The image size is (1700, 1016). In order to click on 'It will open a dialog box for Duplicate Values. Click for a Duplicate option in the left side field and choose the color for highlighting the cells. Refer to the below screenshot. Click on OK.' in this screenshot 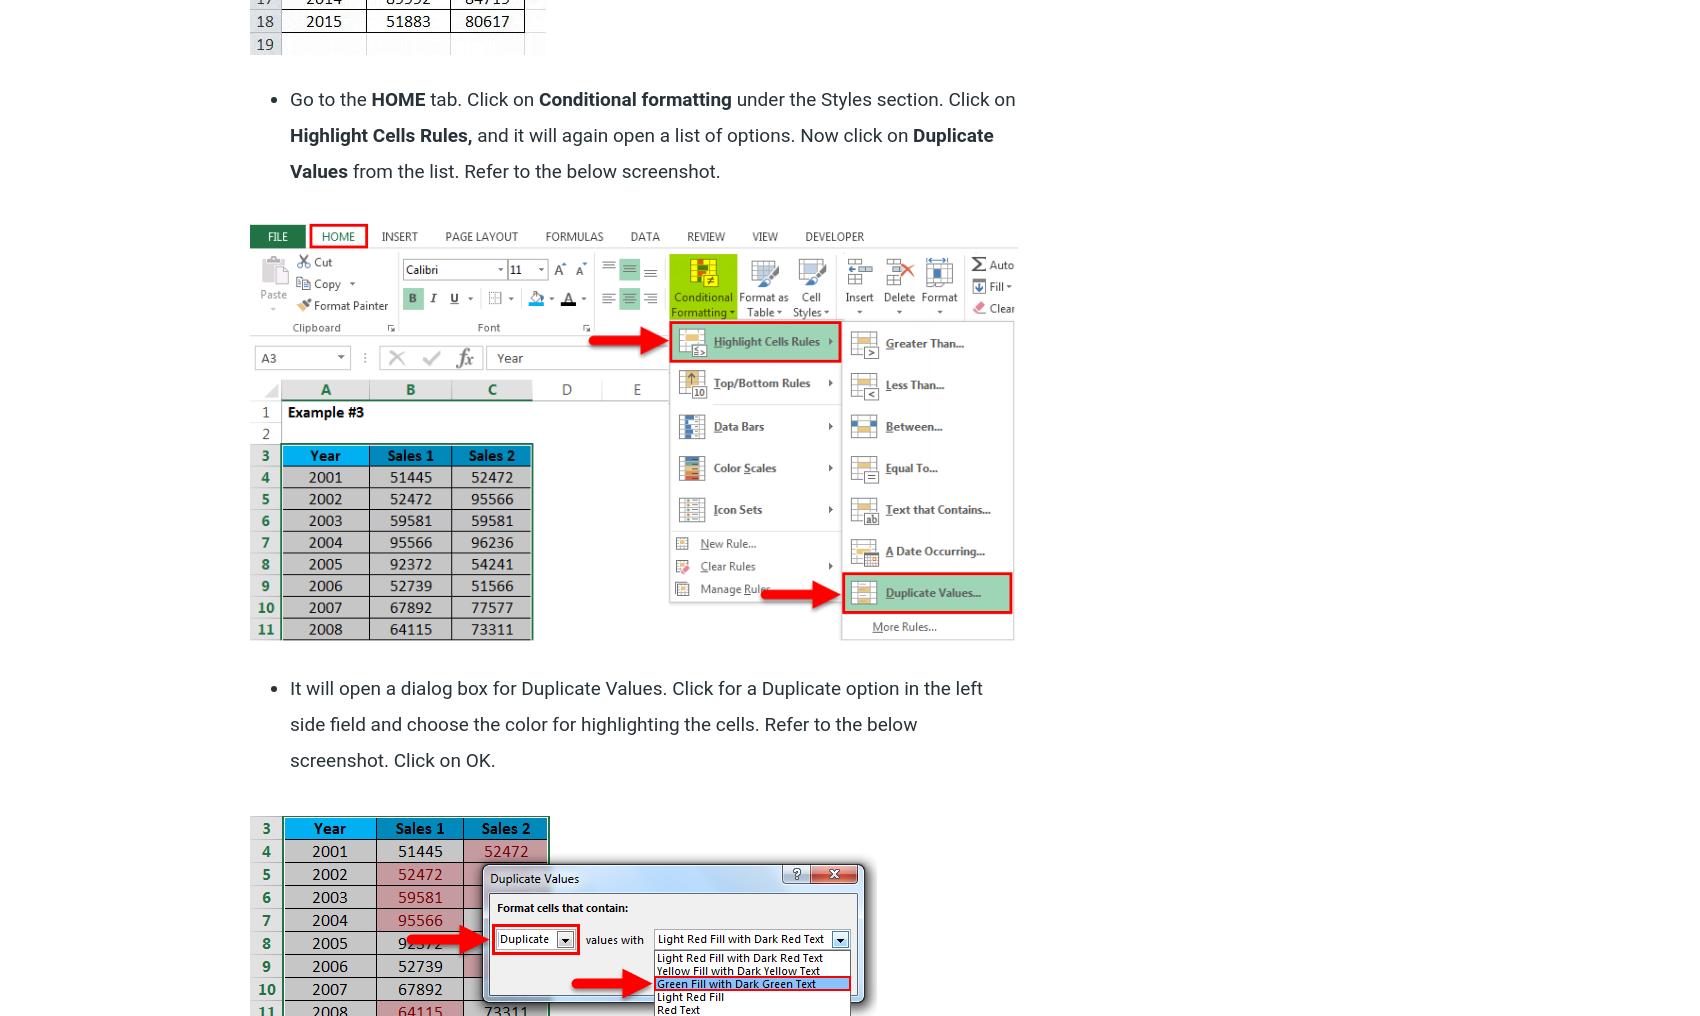, I will do `click(635, 724)`.